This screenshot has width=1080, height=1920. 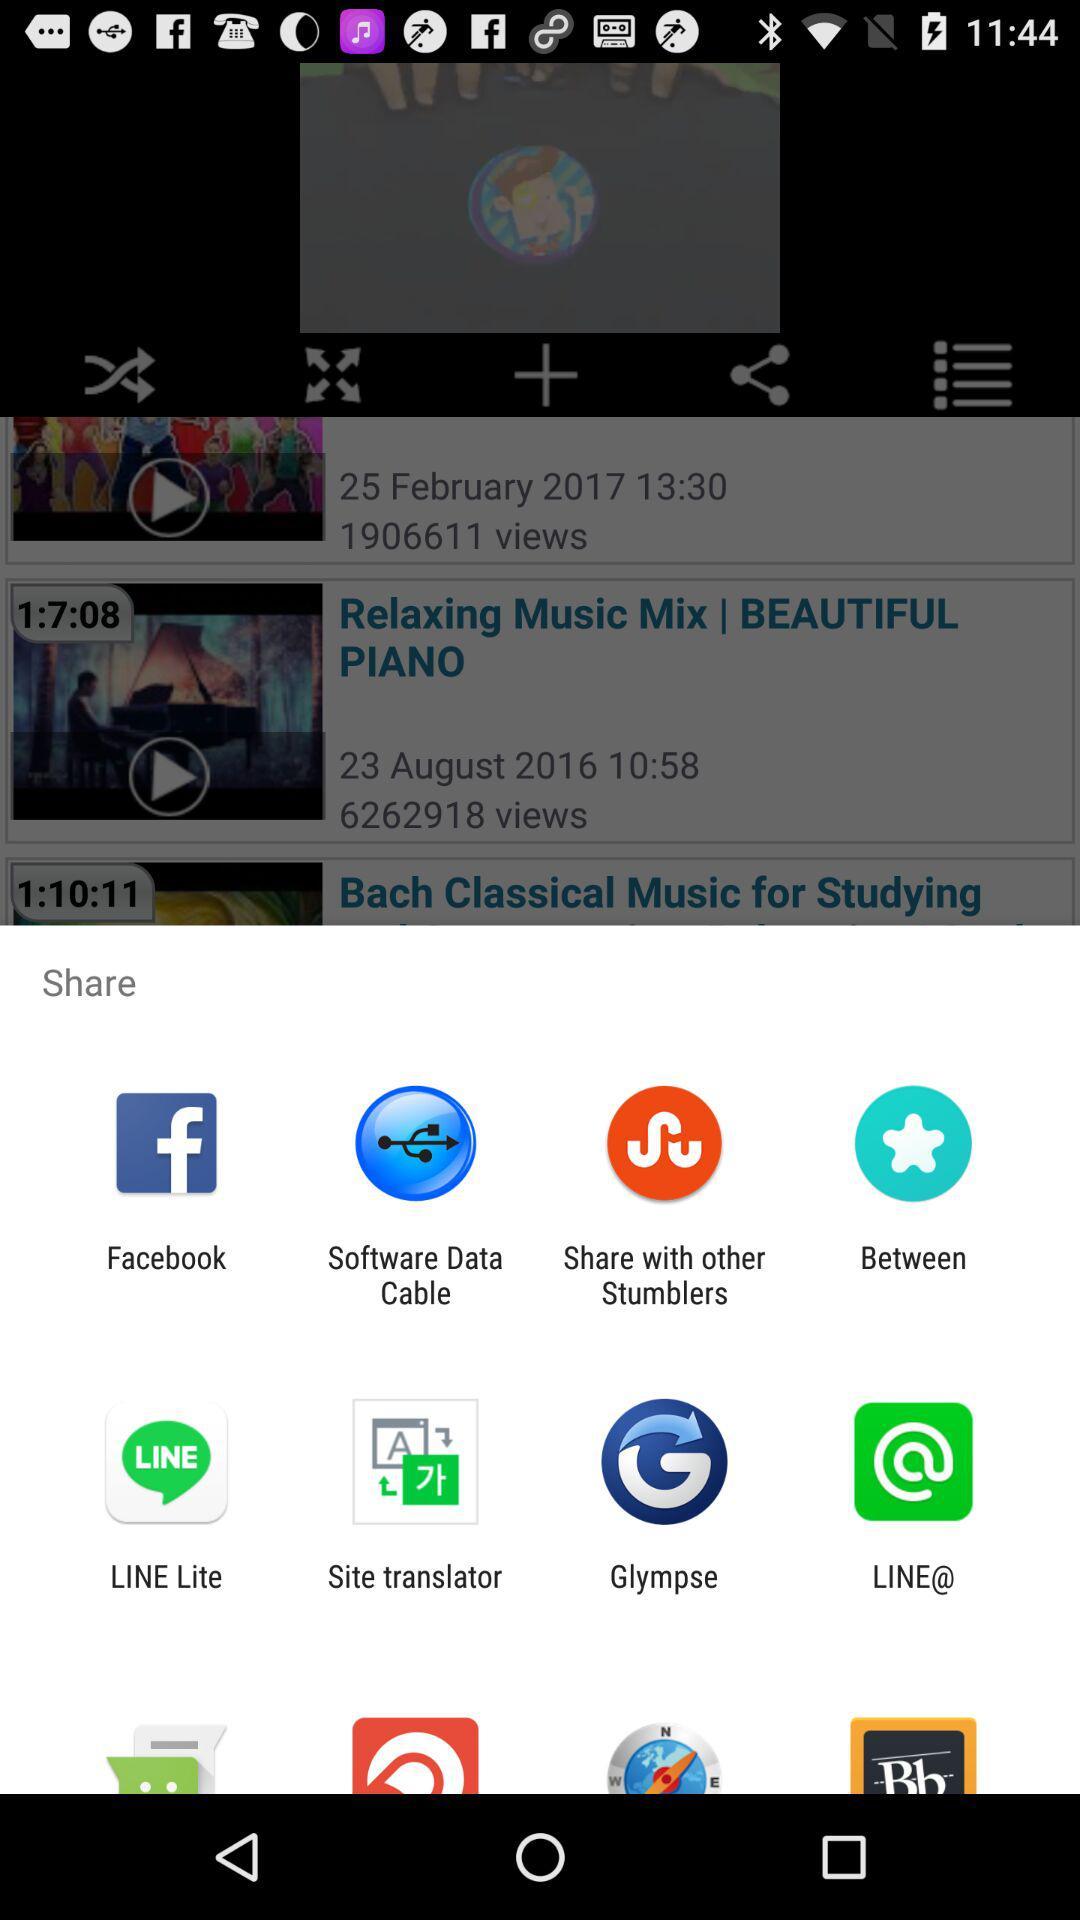 What do you see at coordinates (664, 1592) in the screenshot?
I see `the item to the right of the site translator app` at bounding box center [664, 1592].